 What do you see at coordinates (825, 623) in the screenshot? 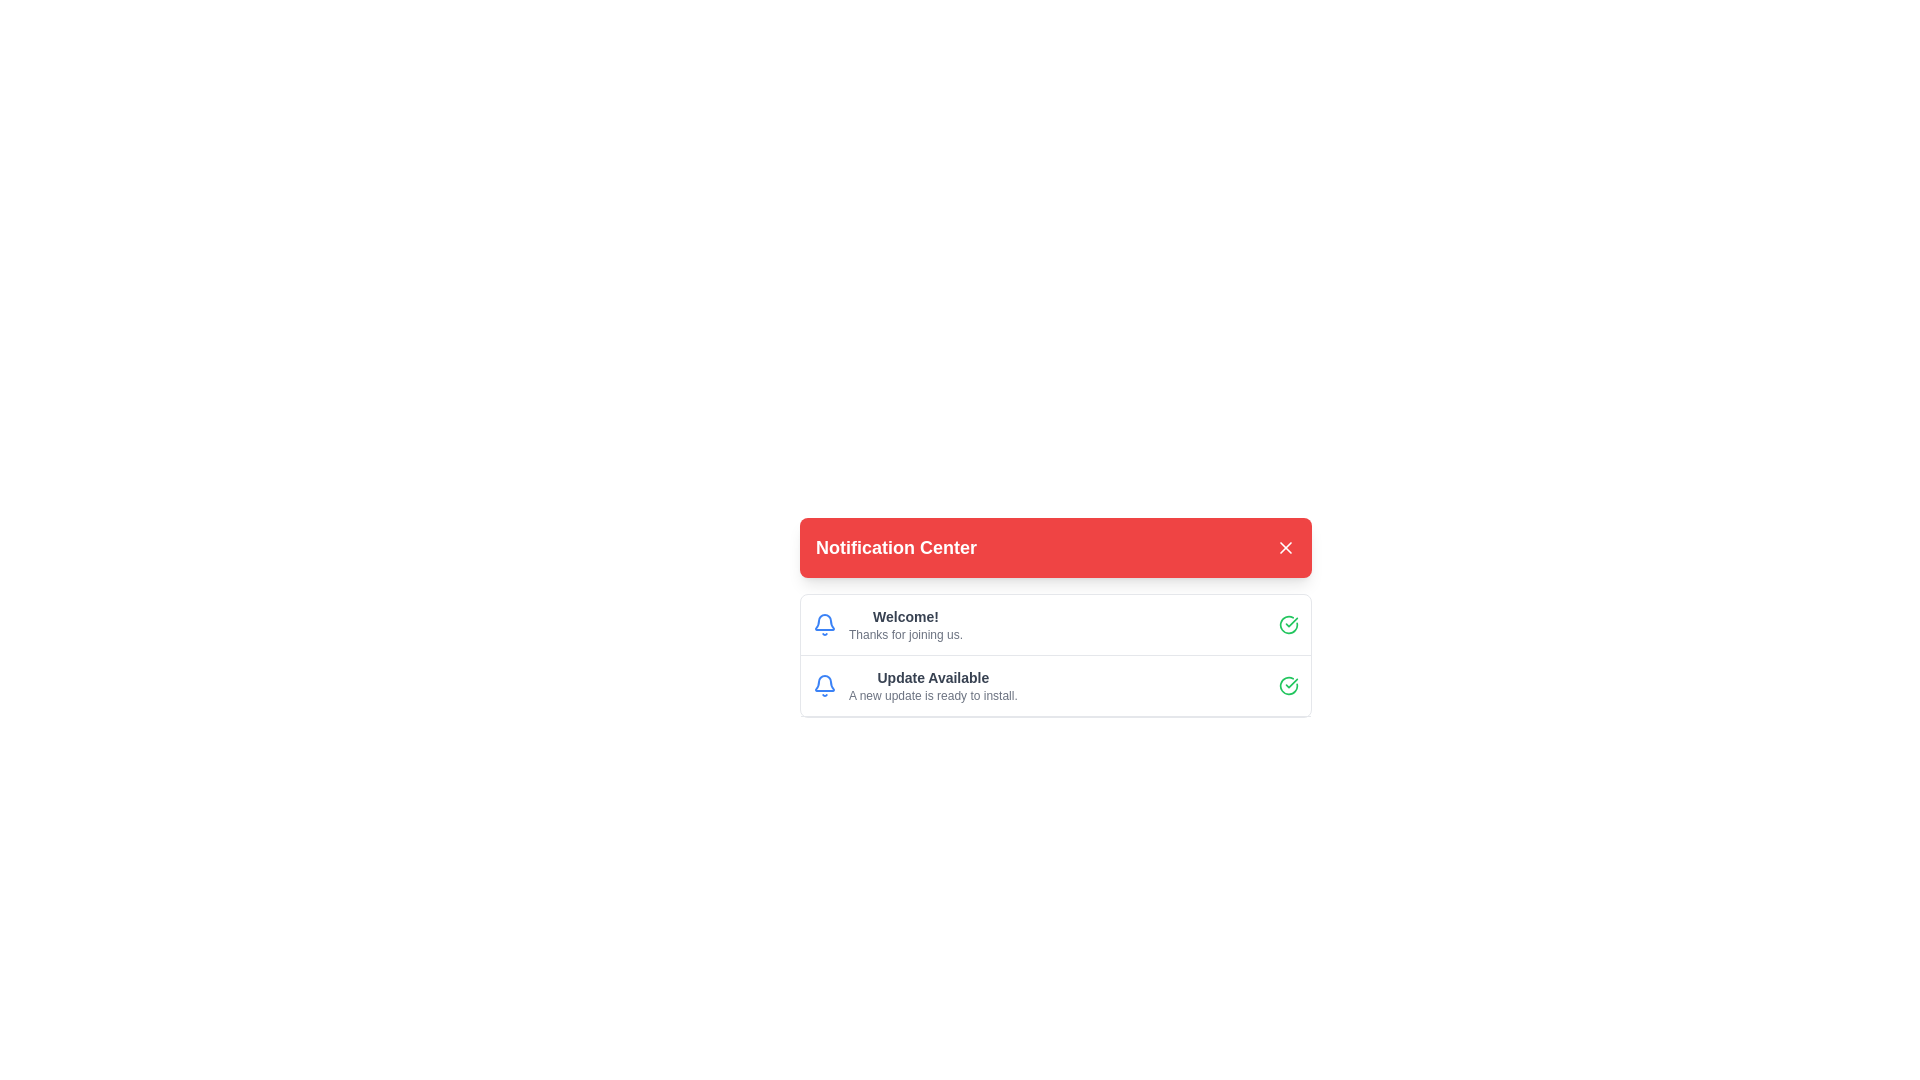
I see `the notification icon located to the left of the text 'Welcome!' and 'Thanks for joining us.'` at bounding box center [825, 623].